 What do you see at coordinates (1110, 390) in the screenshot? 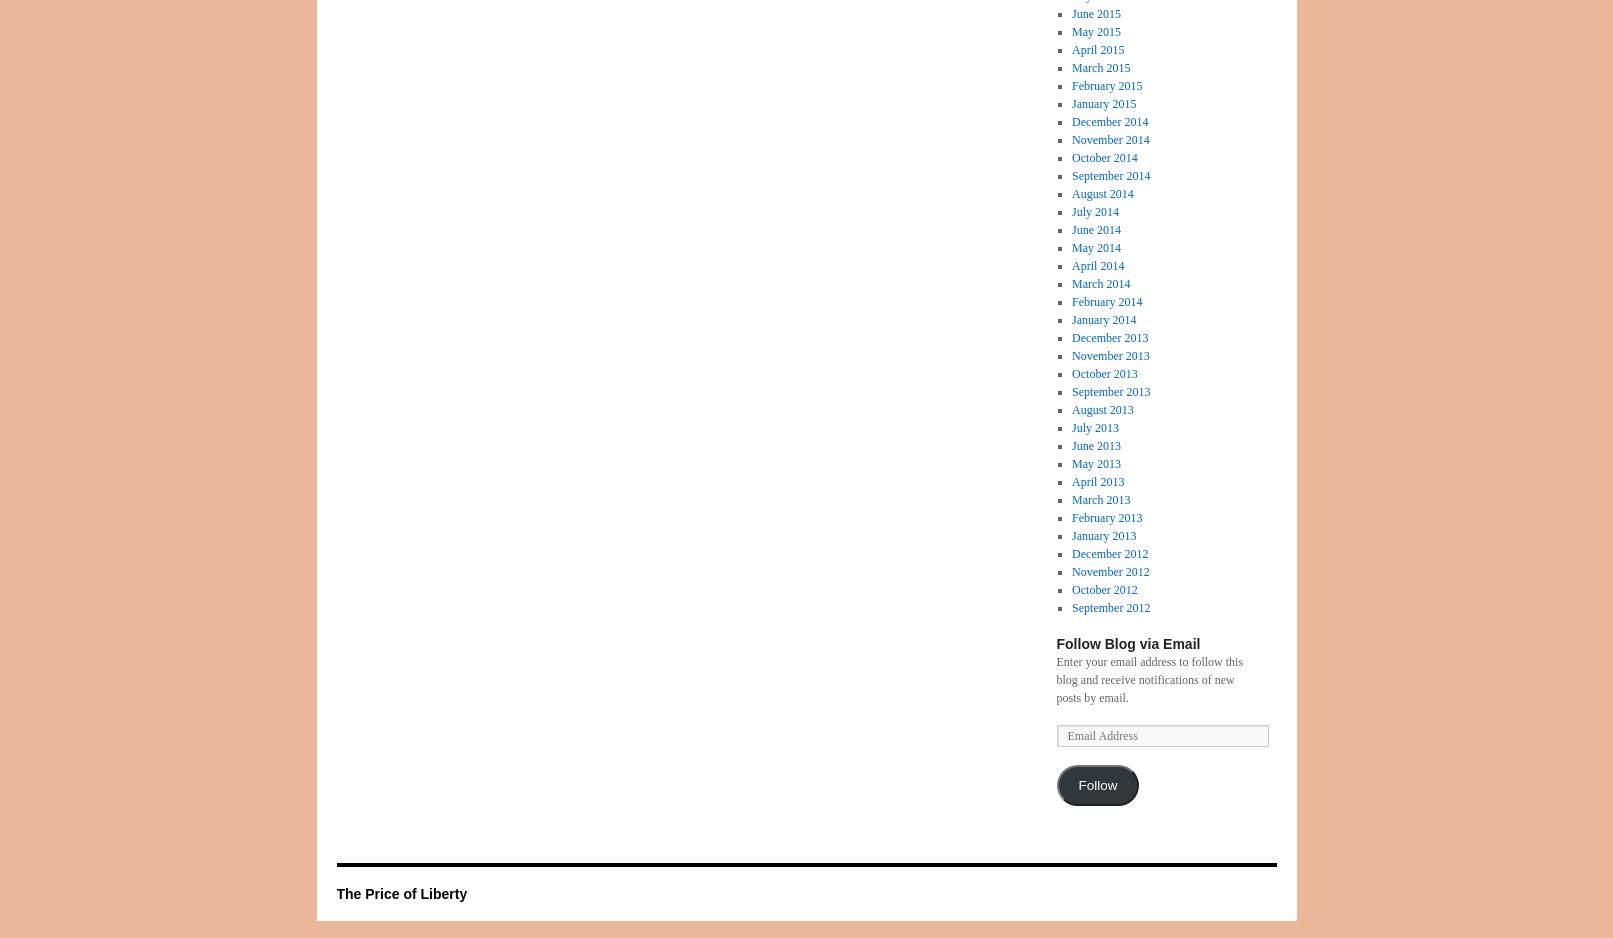
I see `'September 2013'` at bounding box center [1110, 390].